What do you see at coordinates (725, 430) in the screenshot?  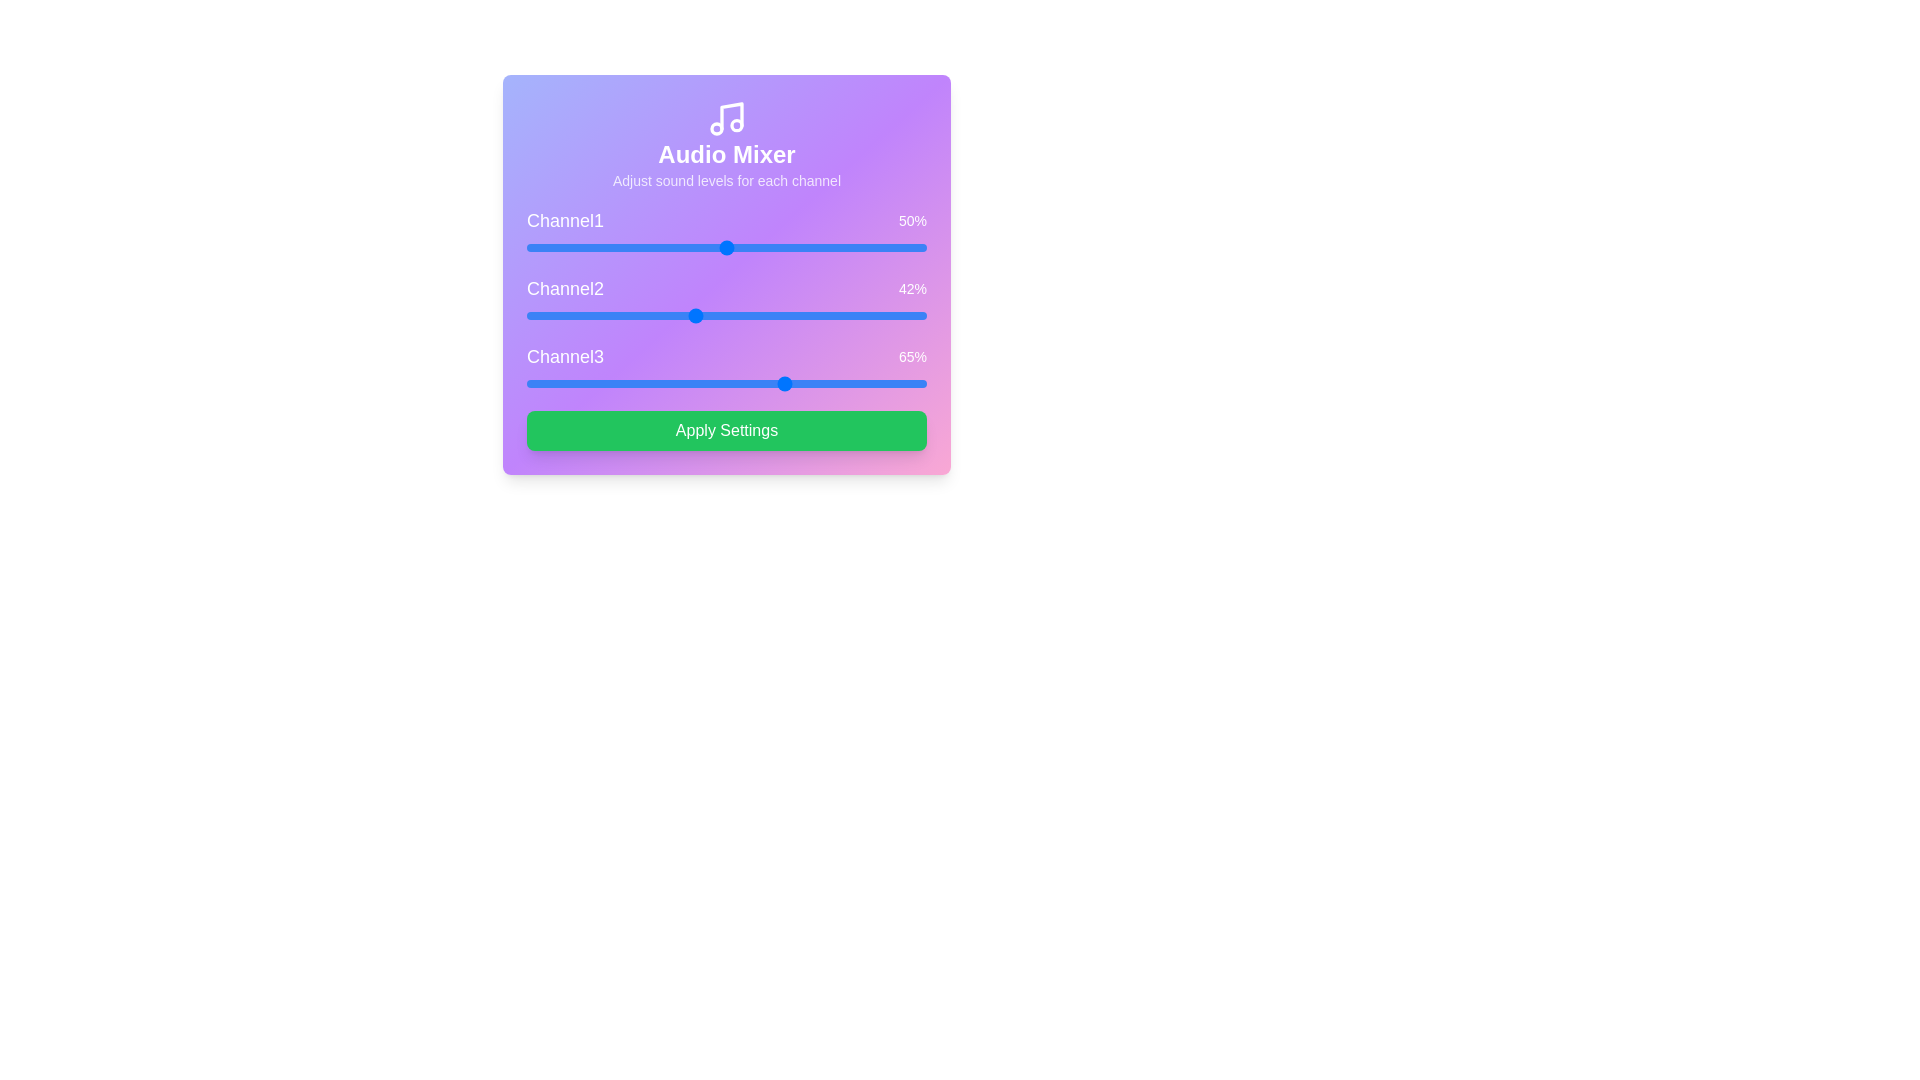 I see `the 'Apply Settings' button` at bounding box center [725, 430].